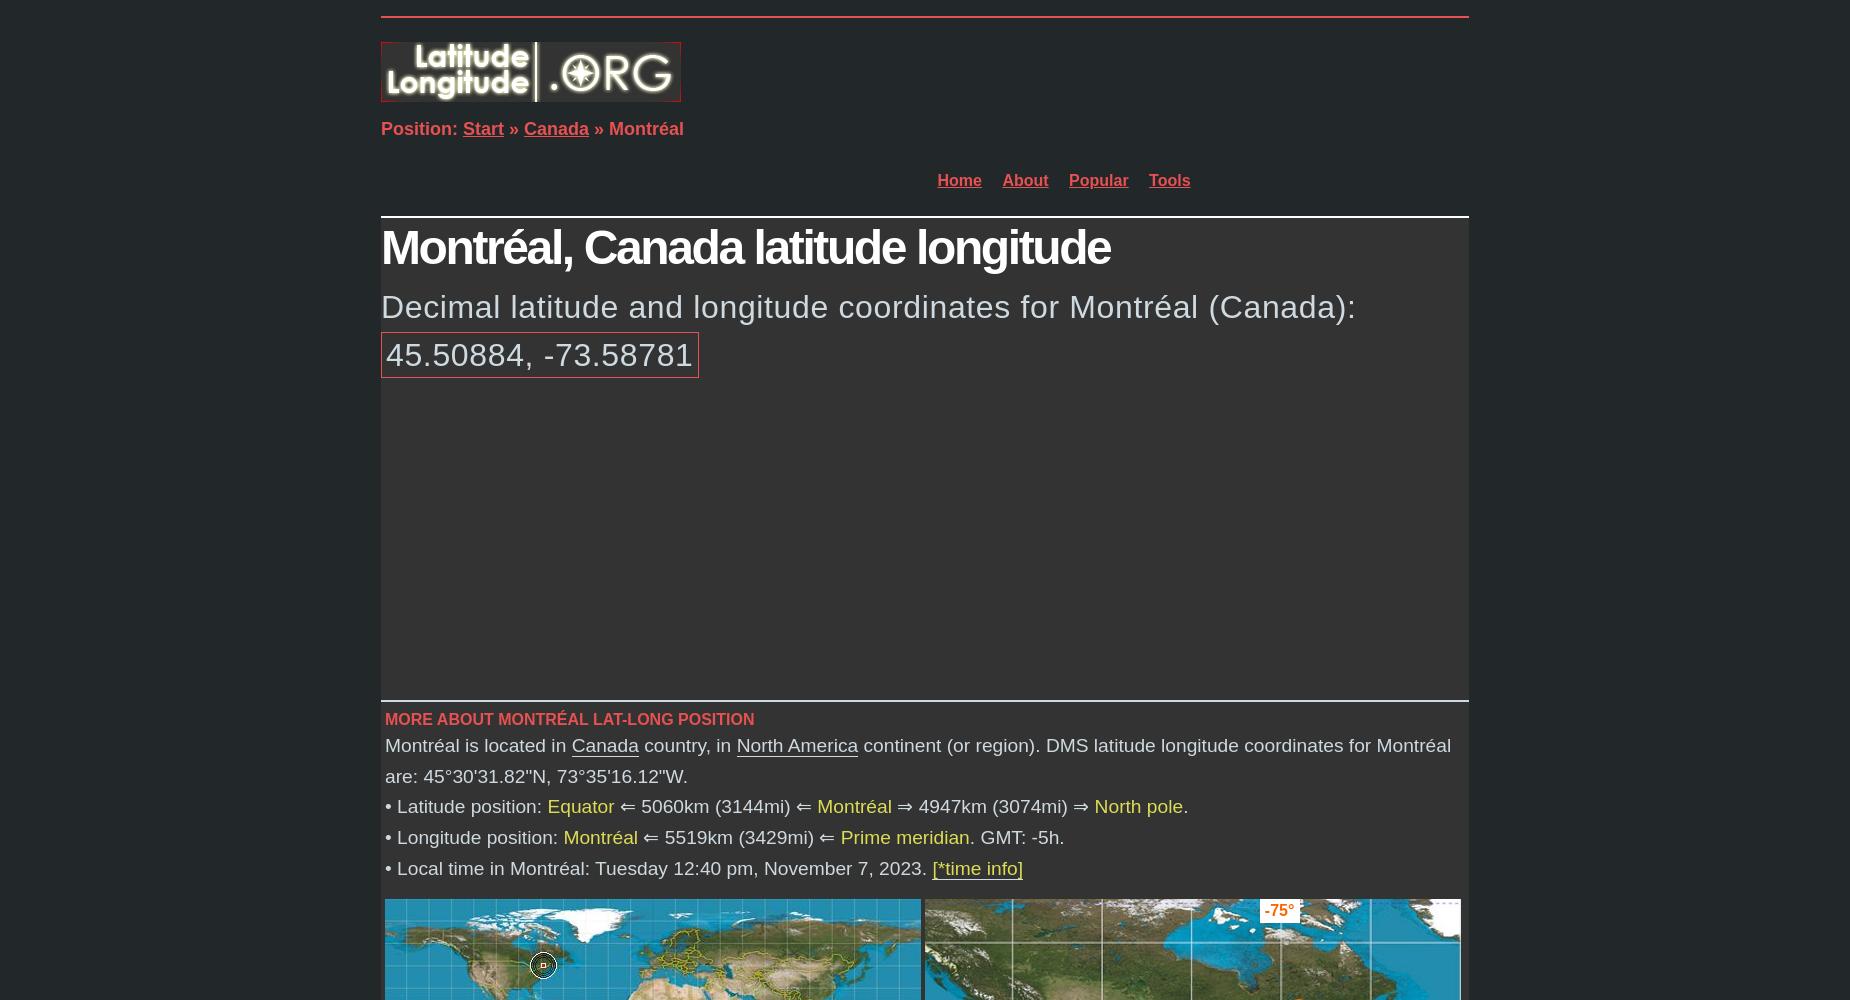  Describe the element at coordinates (796, 743) in the screenshot. I see `'North America'` at that location.